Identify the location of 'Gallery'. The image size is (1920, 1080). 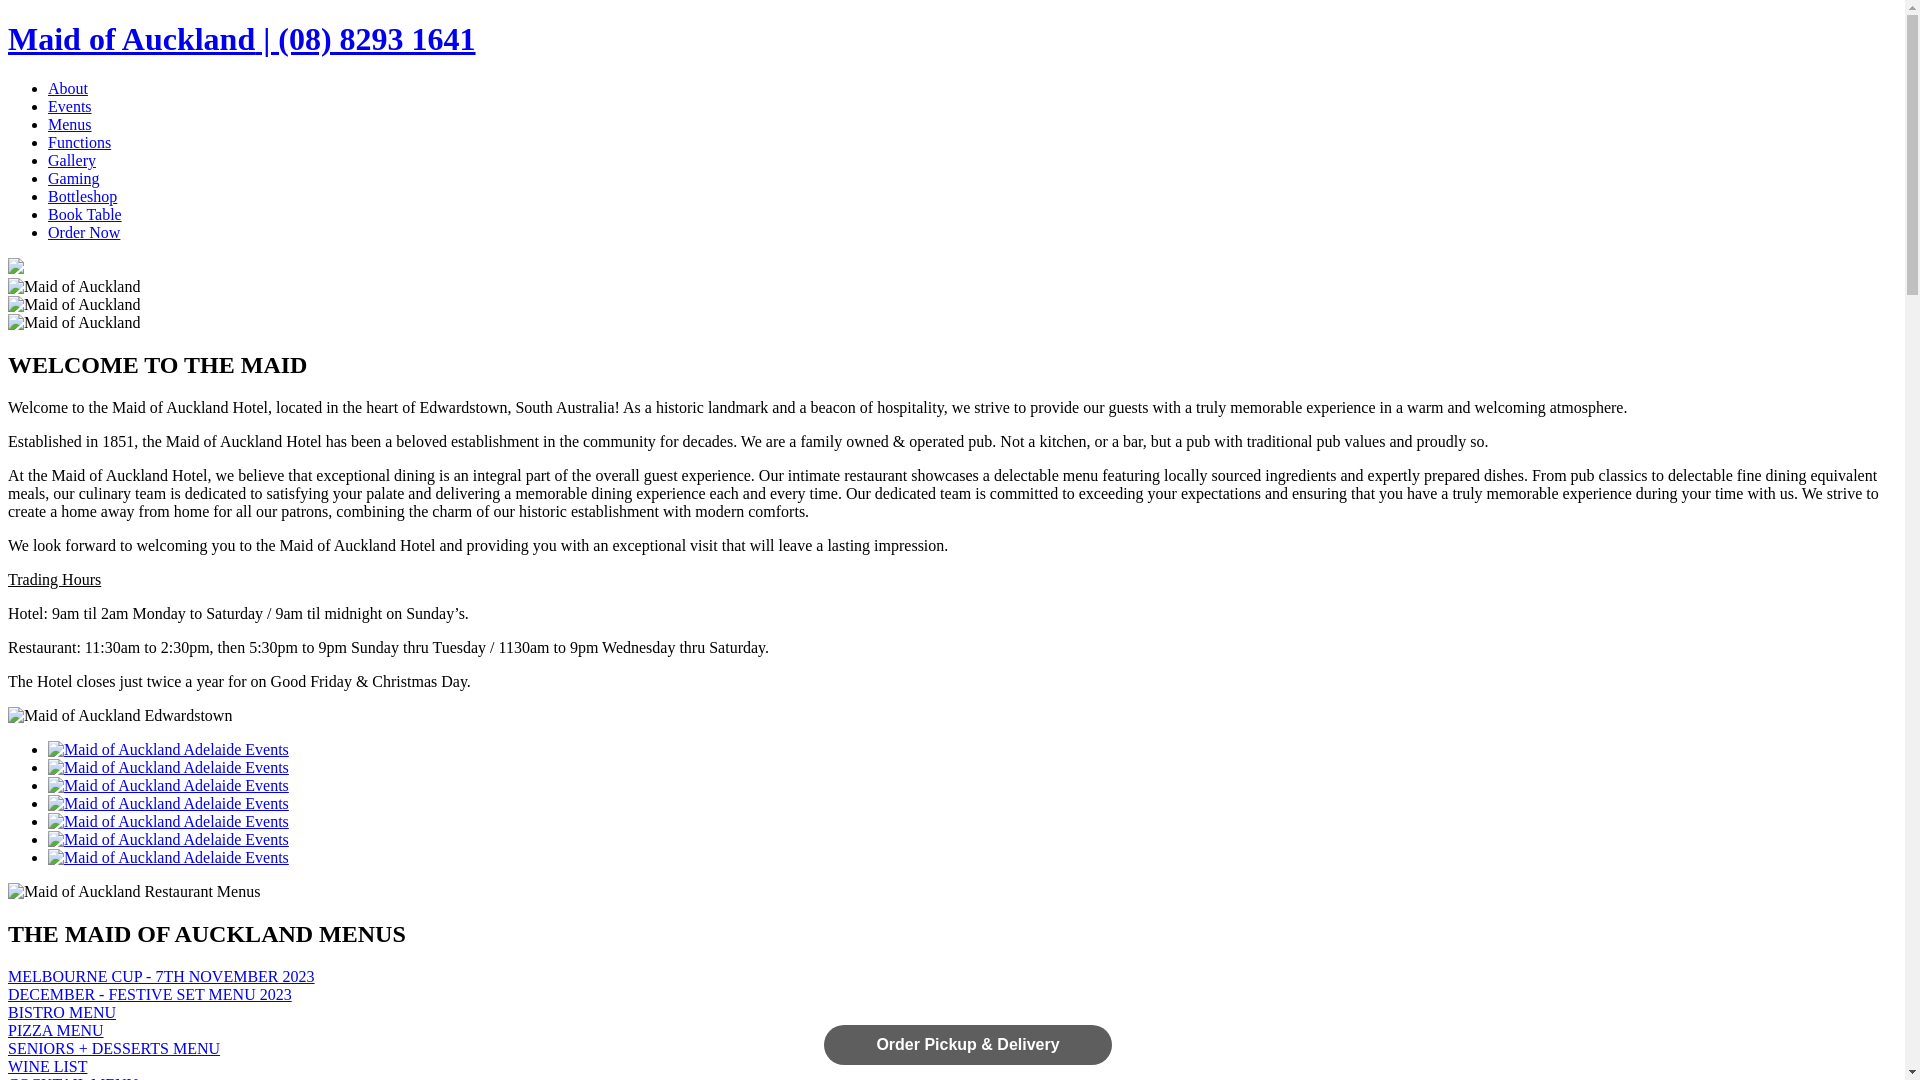
(72, 159).